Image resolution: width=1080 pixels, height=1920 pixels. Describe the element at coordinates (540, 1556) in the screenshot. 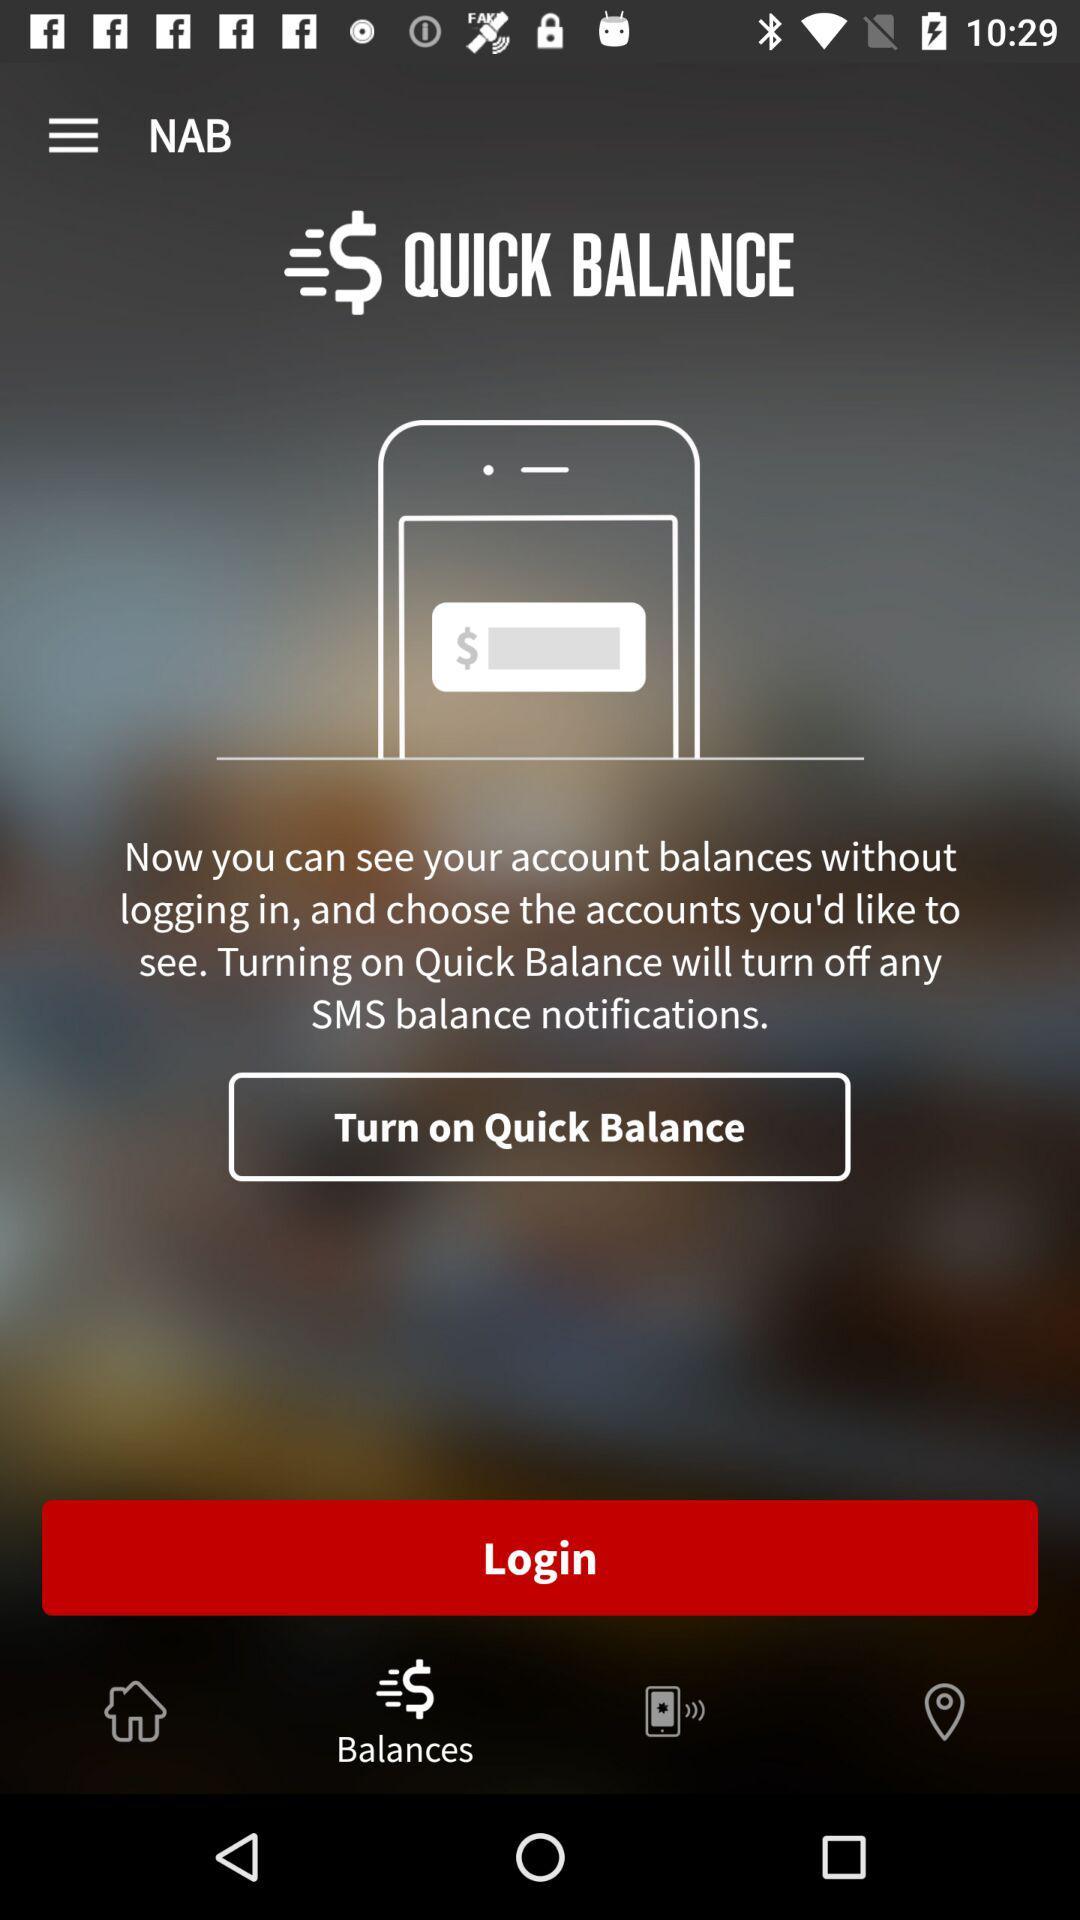

I see `the login` at that location.